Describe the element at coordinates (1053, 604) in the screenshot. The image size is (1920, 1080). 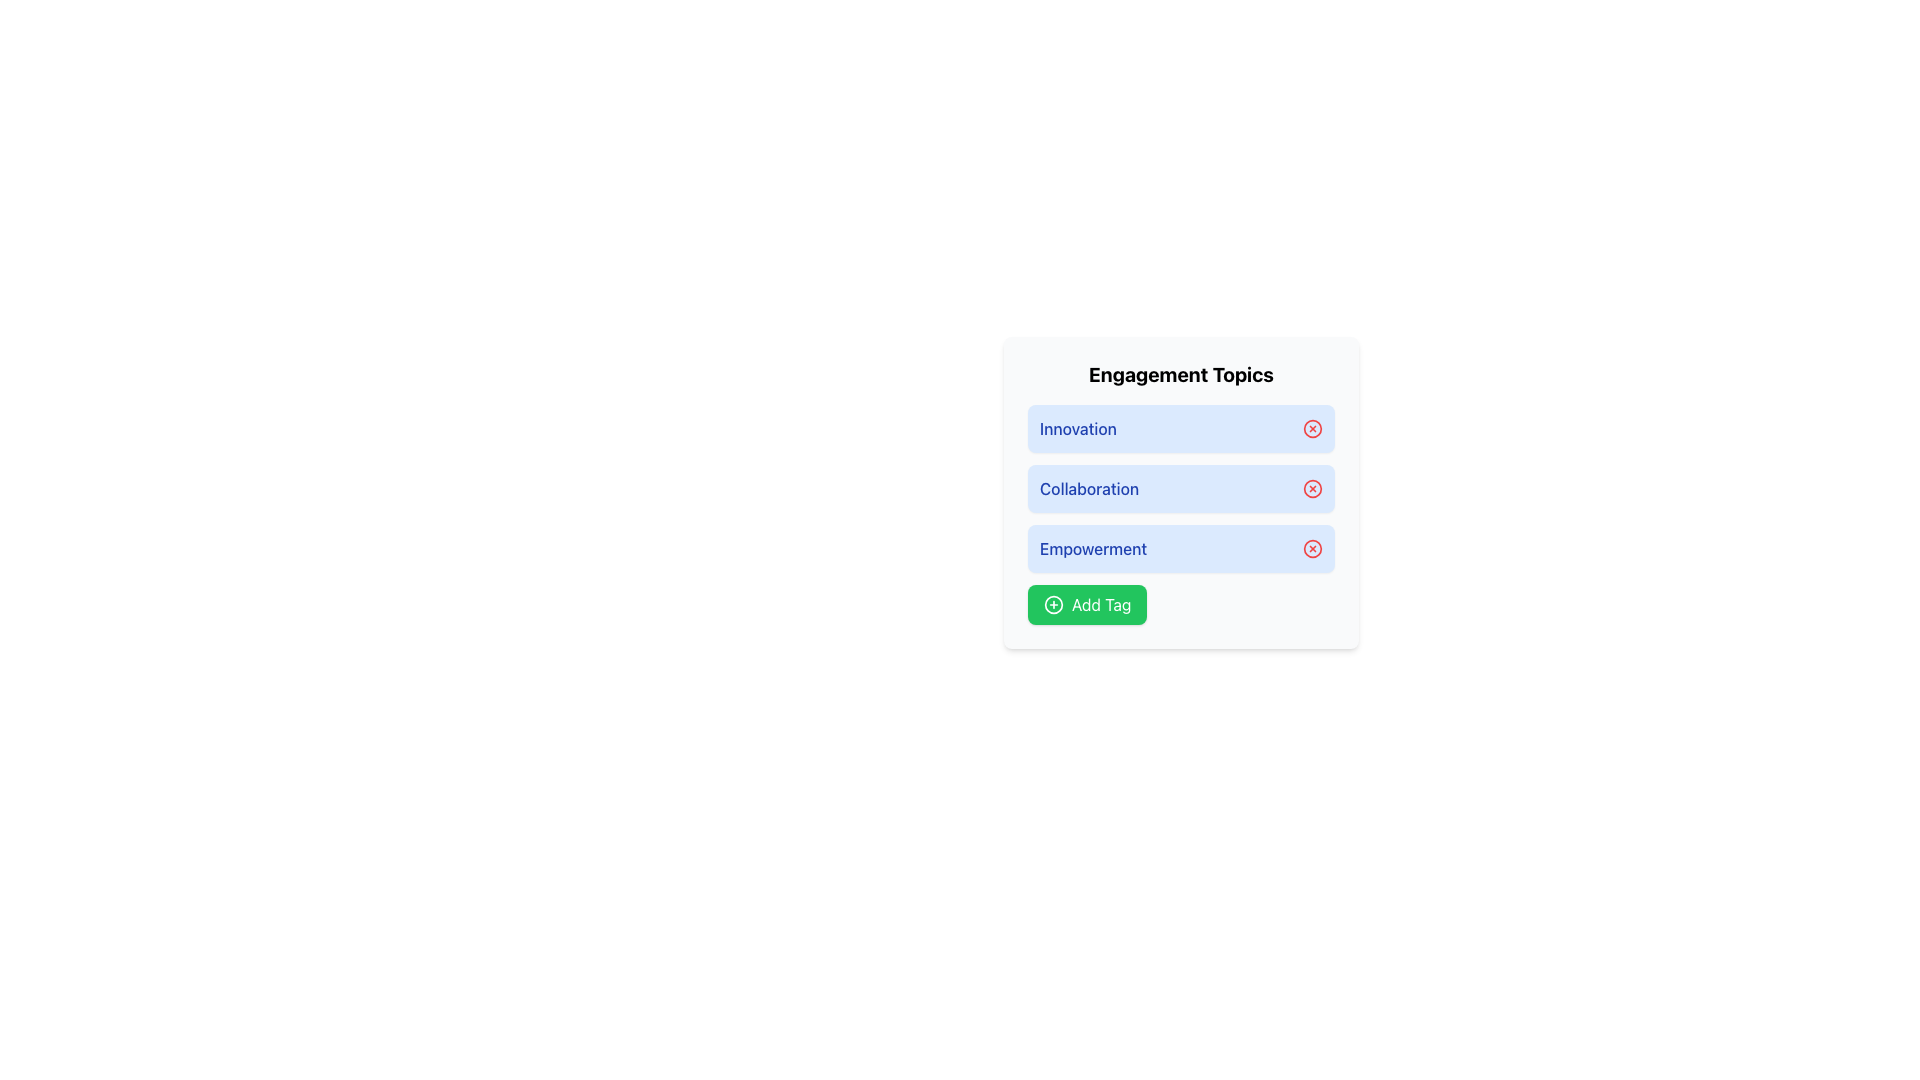
I see `the circular icon with a plus sign located to the left of the text 'Add Tag' within the green button` at that location.